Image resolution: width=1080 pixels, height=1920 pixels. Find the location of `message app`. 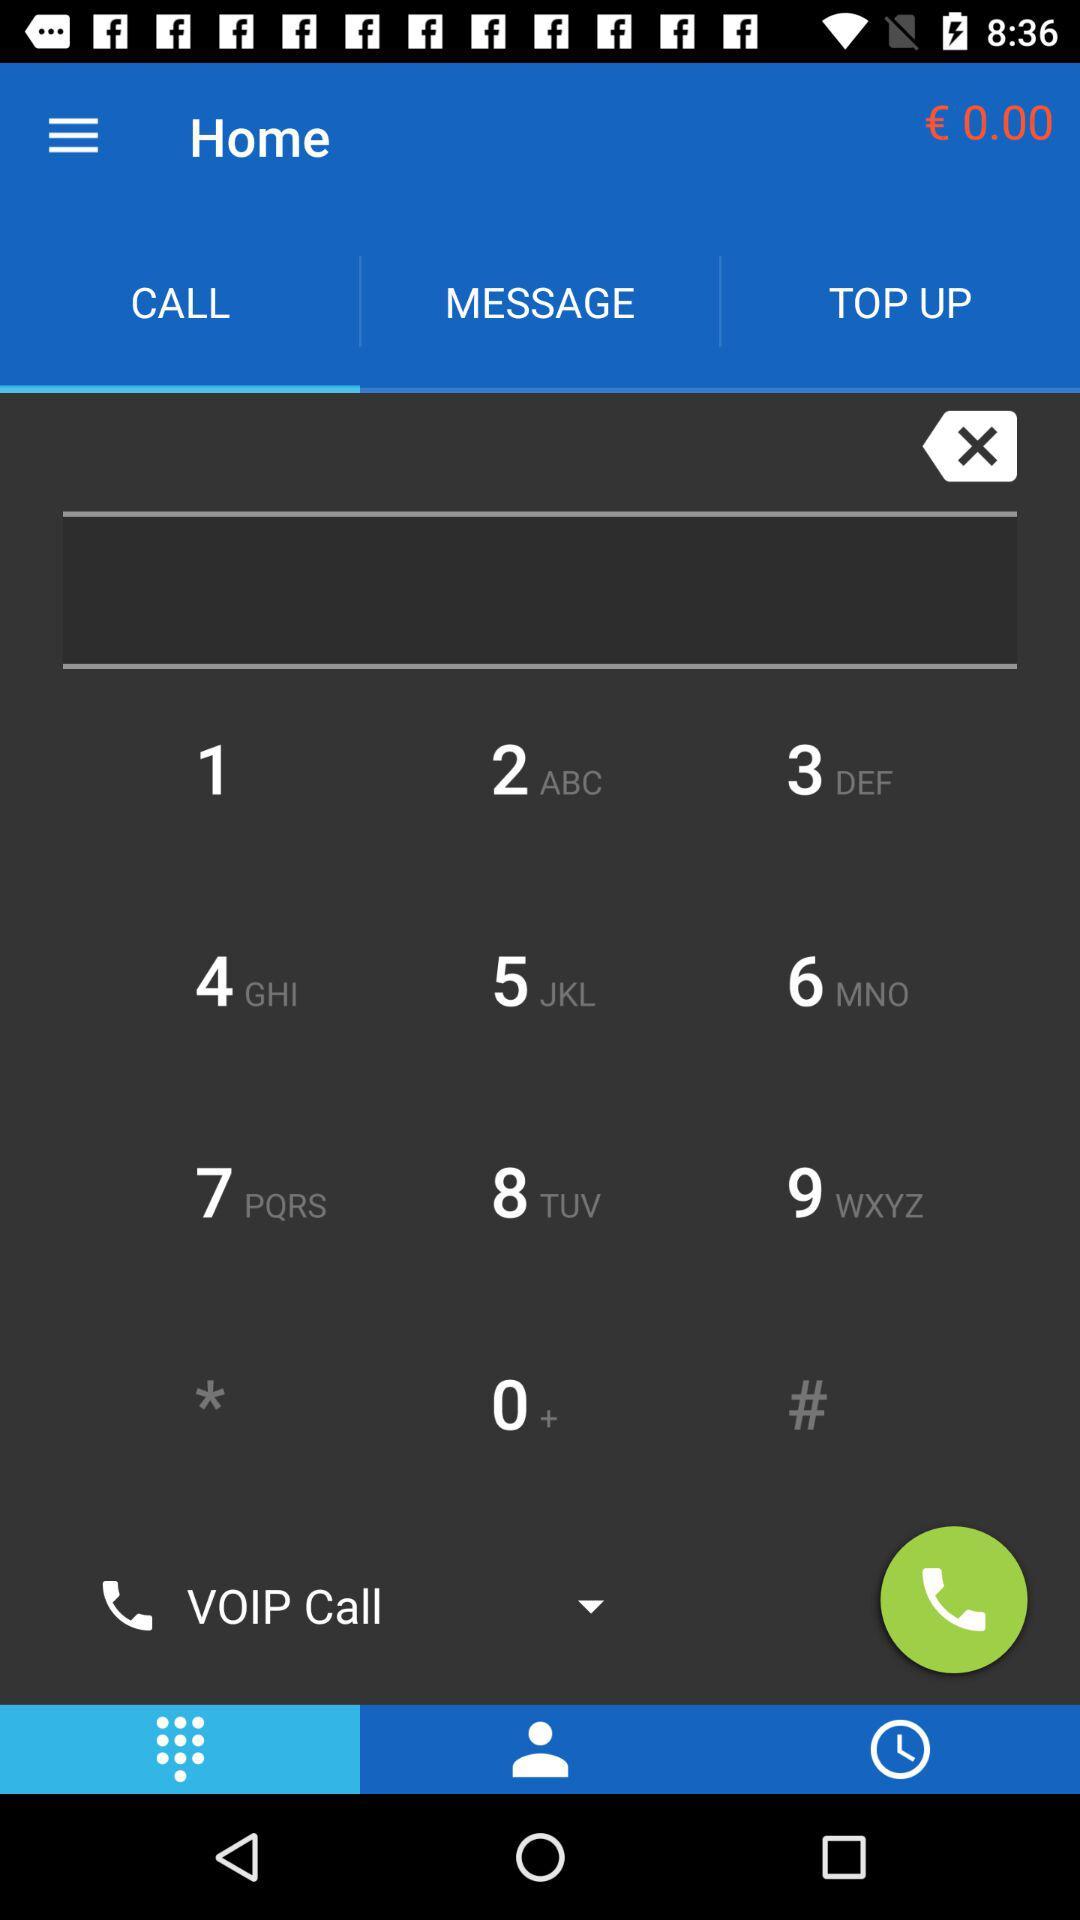

message app is located at coordinates (540, 300).